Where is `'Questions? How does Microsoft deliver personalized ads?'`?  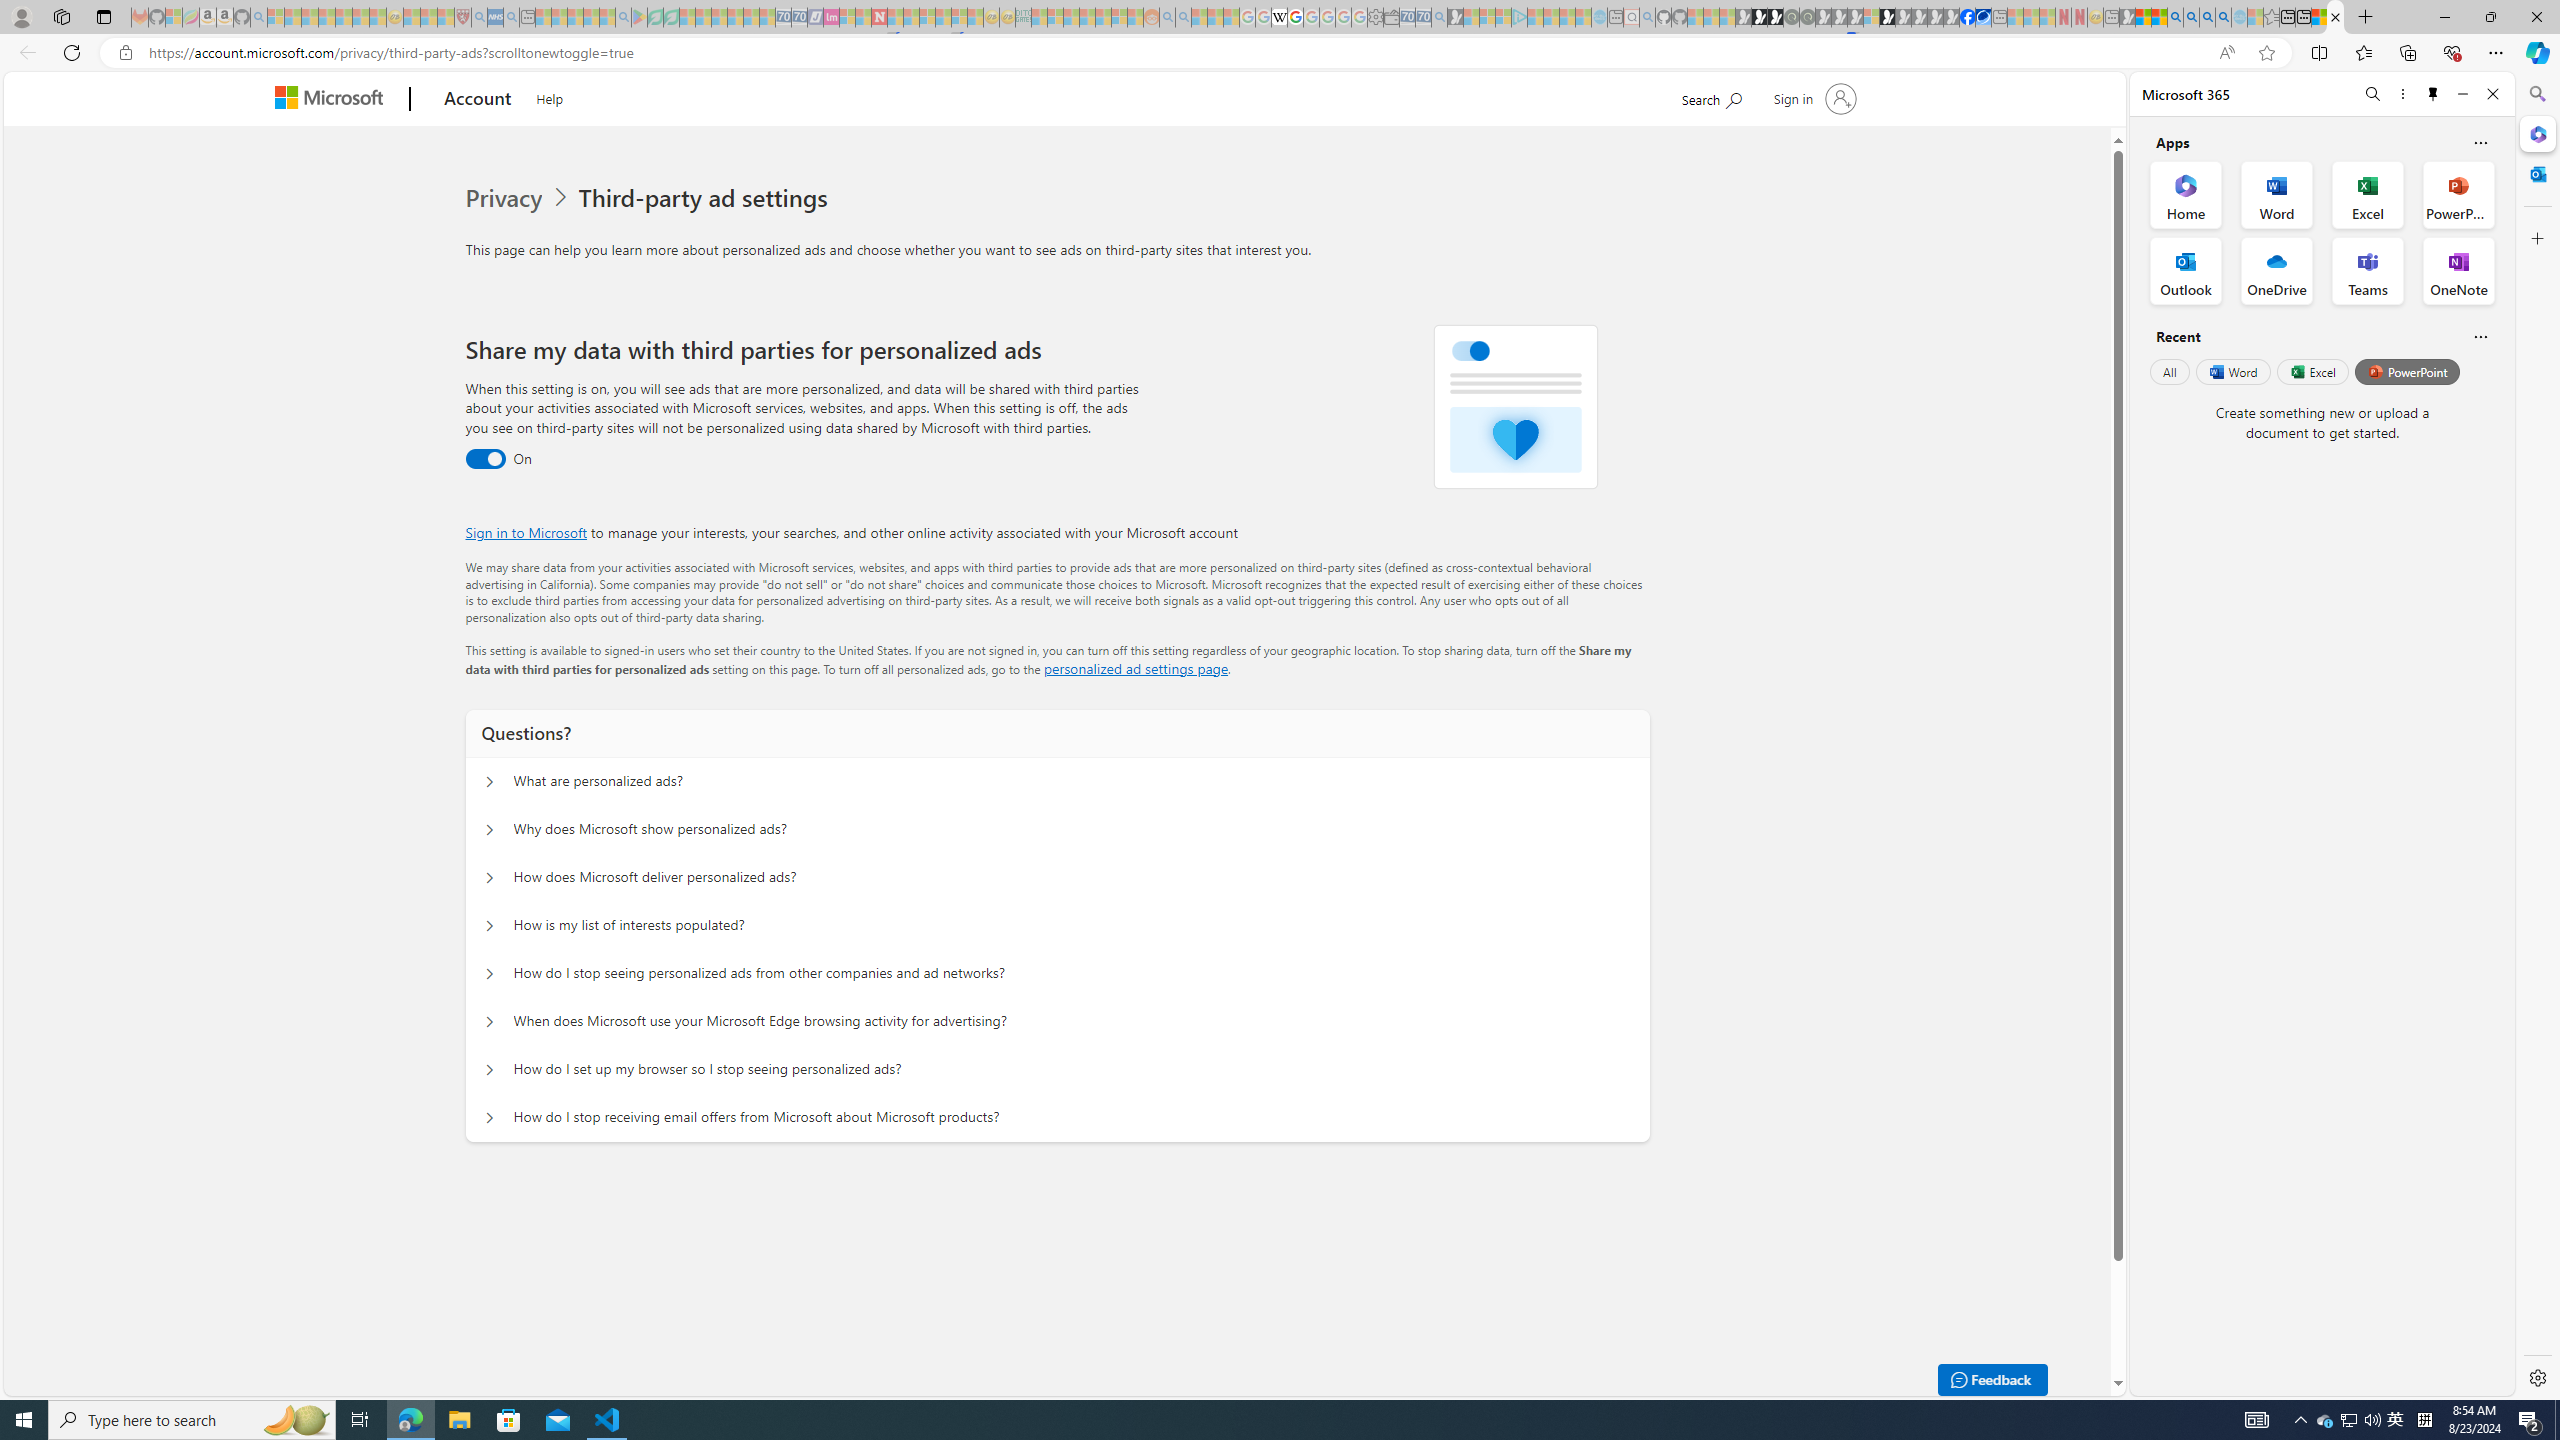 'Questions? How does Microsoft deliver personalized ads?' is located at coordinates (489, 877).